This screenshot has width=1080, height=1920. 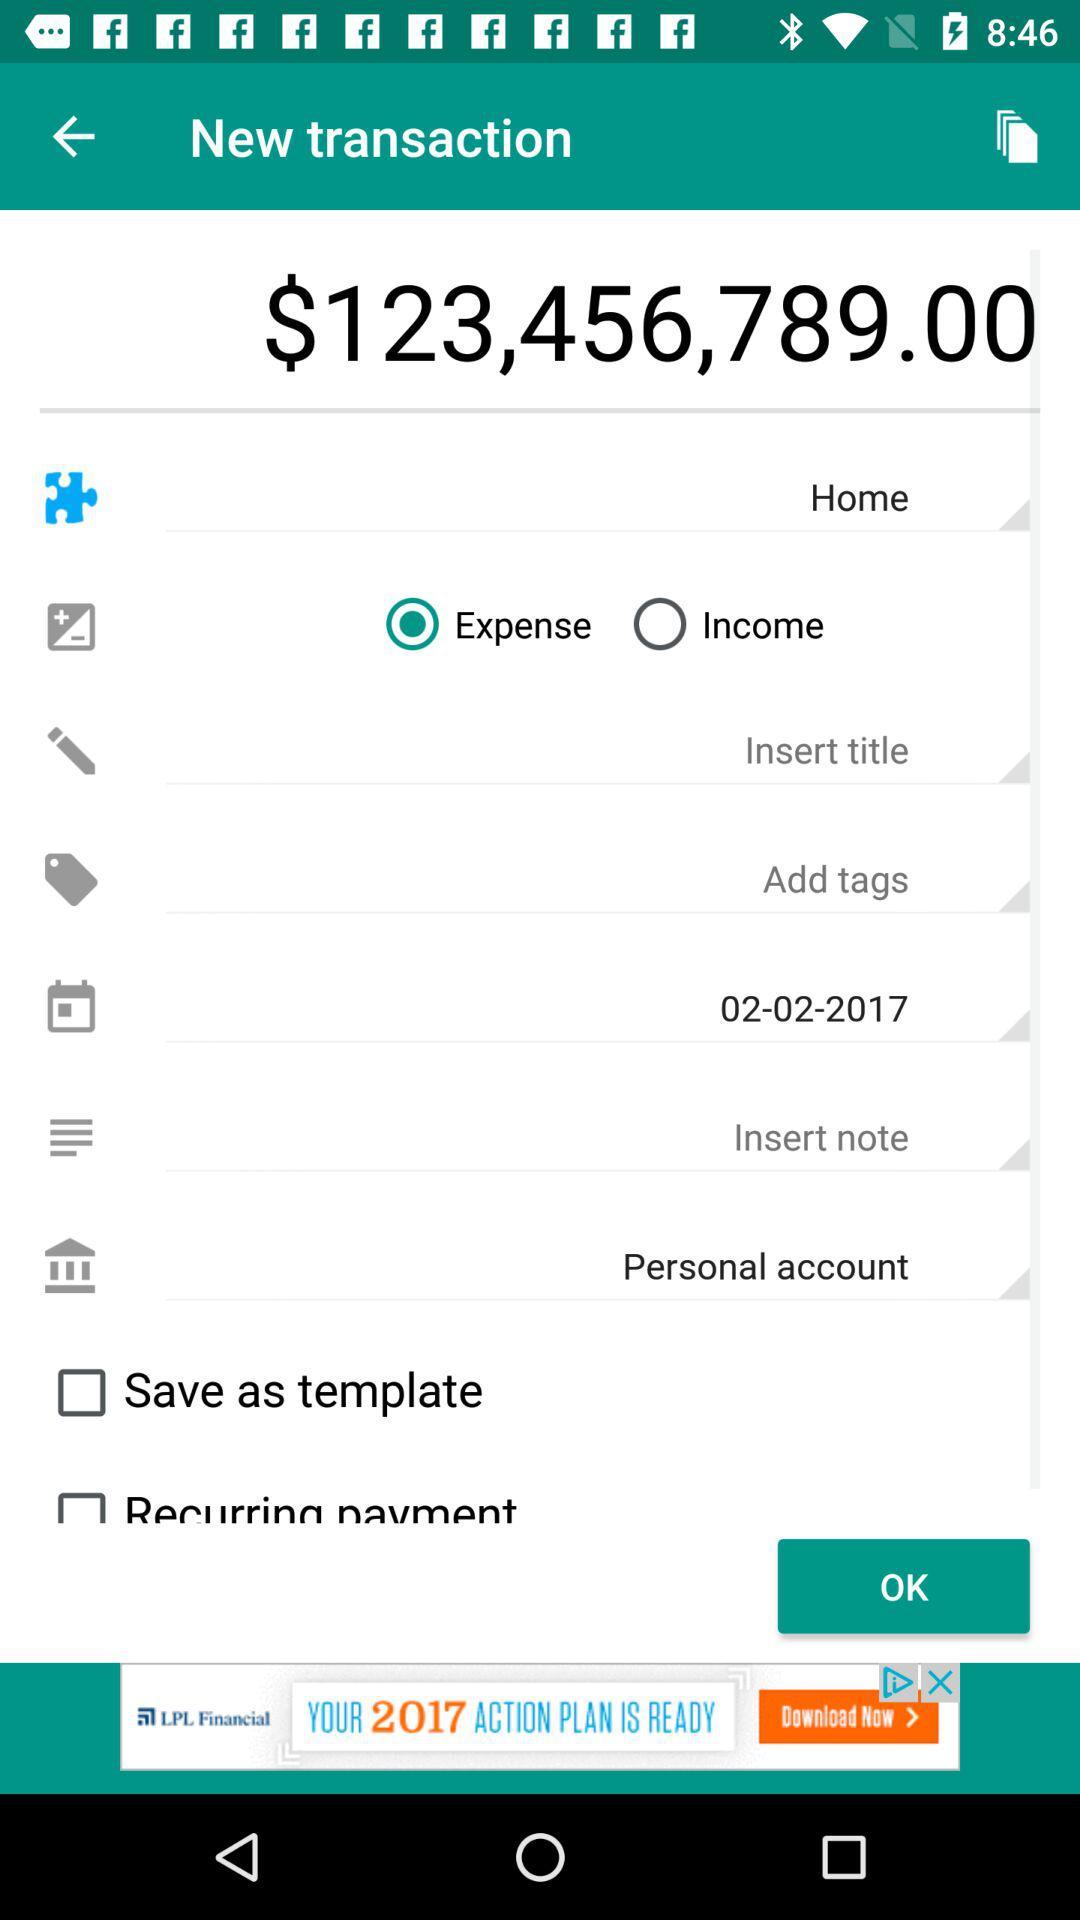 I want to click on personal account, so click(x=70, y=1265).